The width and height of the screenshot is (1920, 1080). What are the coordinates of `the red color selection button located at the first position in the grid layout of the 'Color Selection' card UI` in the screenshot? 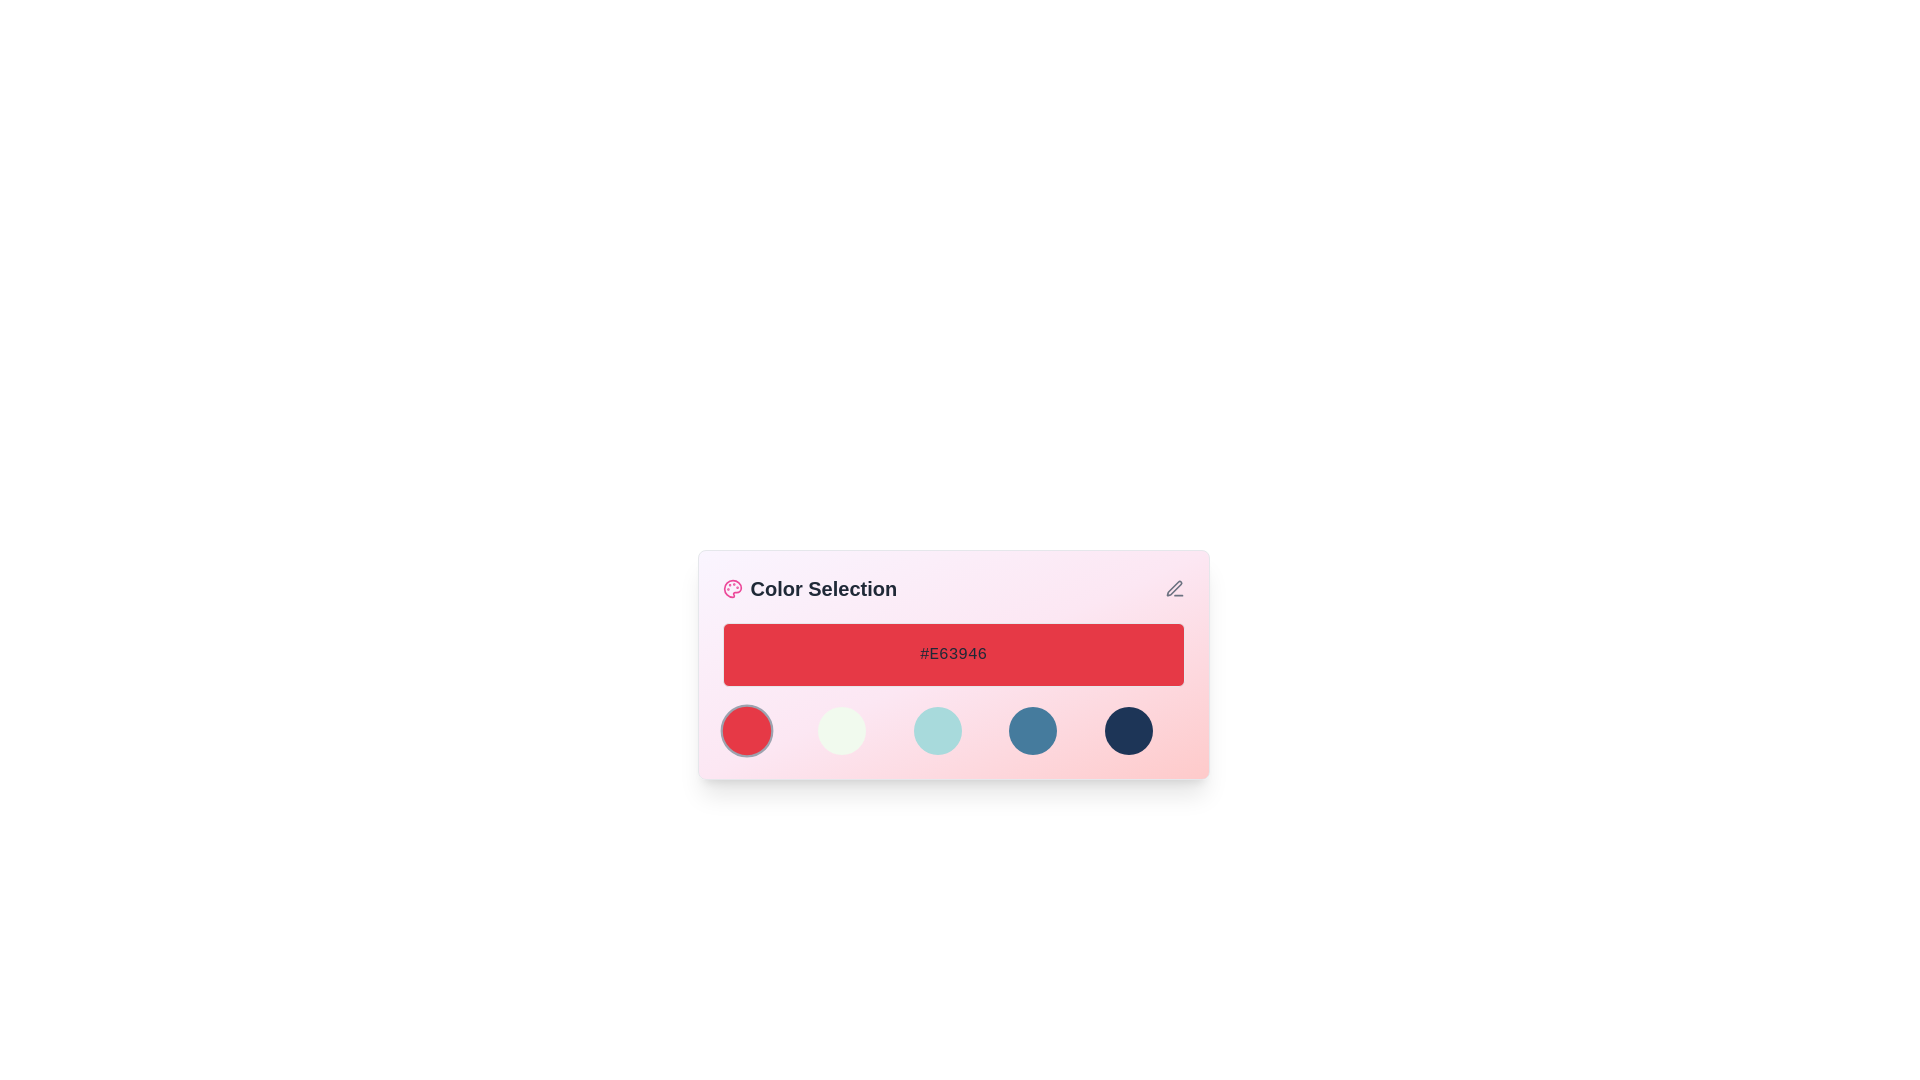 It's located at (745, 731).